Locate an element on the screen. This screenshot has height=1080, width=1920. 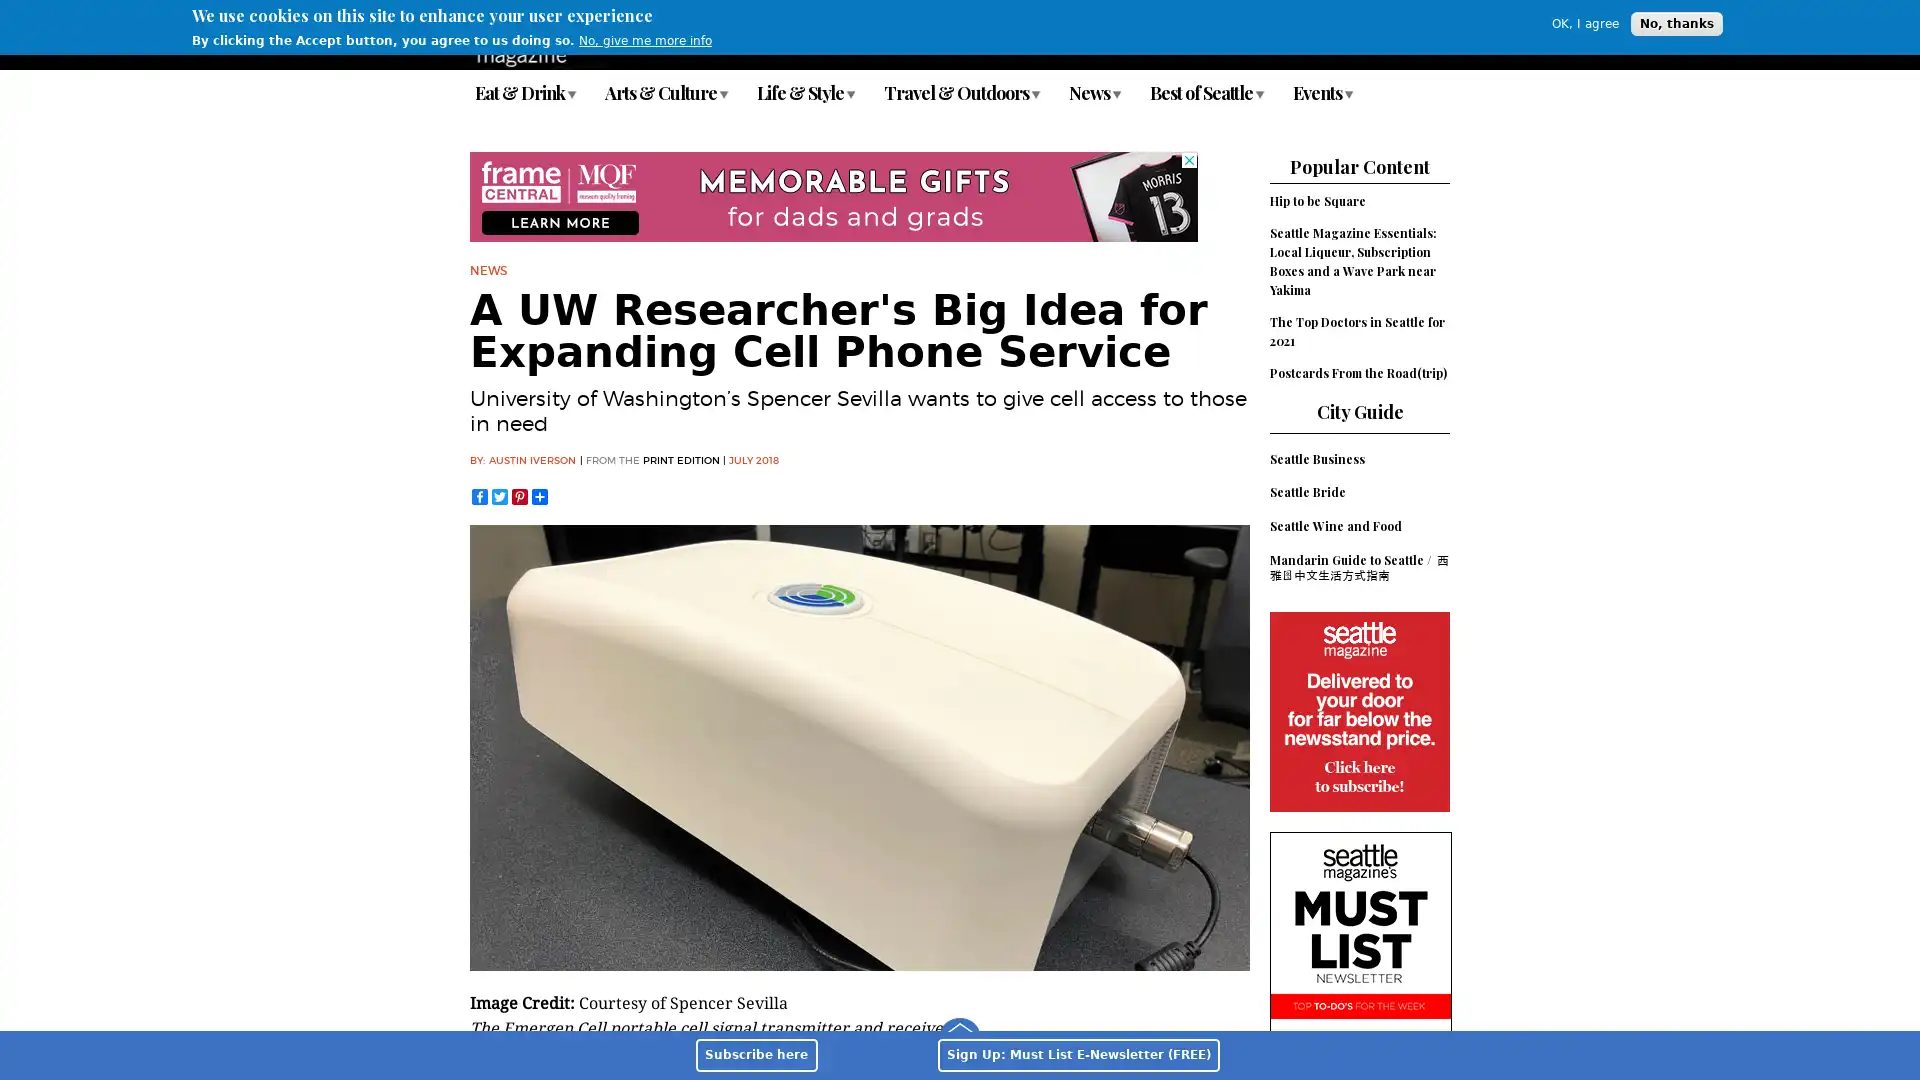
No, thanks is located at coordinates (1676, 23).